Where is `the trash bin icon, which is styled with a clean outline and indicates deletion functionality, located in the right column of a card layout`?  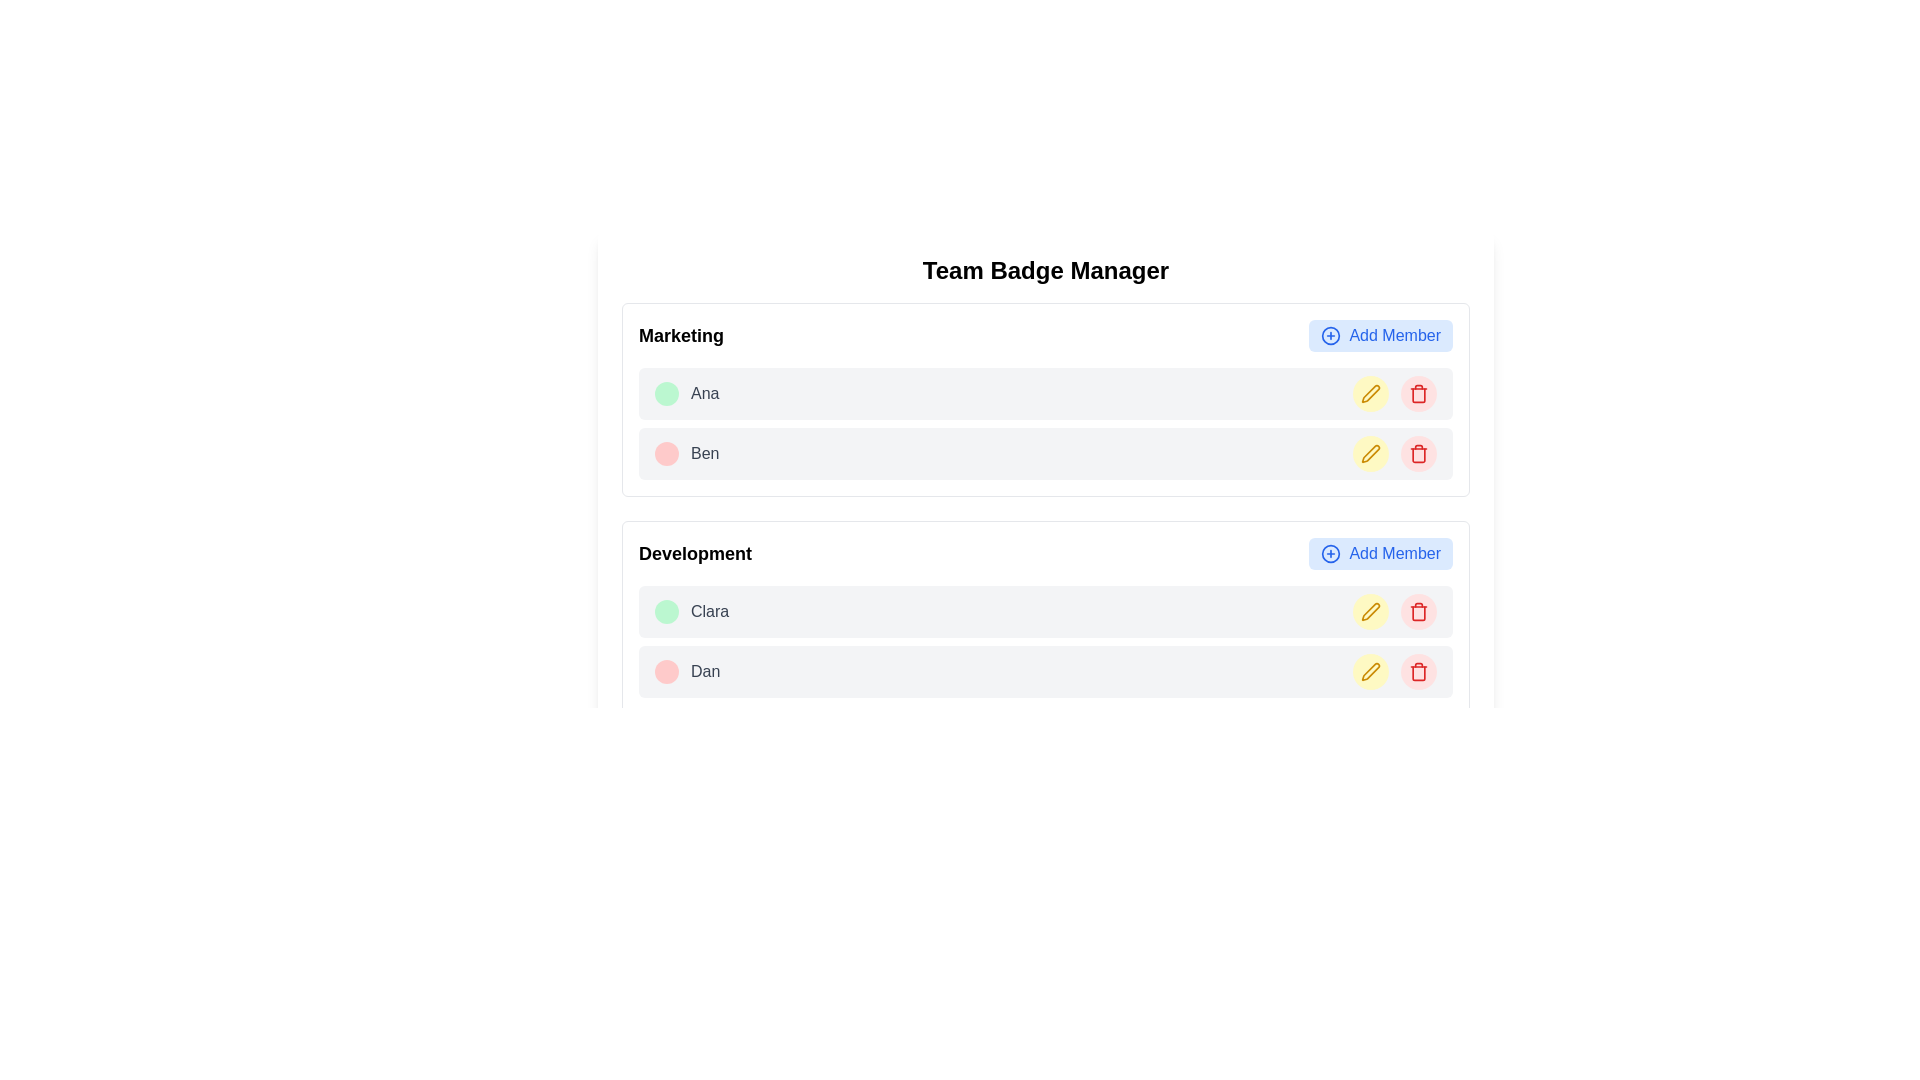
the trash bin icon, which is styled with a clean outline and indicates deletion functionality, located in the right column of a card layout is located at coordinates (1418, 672).